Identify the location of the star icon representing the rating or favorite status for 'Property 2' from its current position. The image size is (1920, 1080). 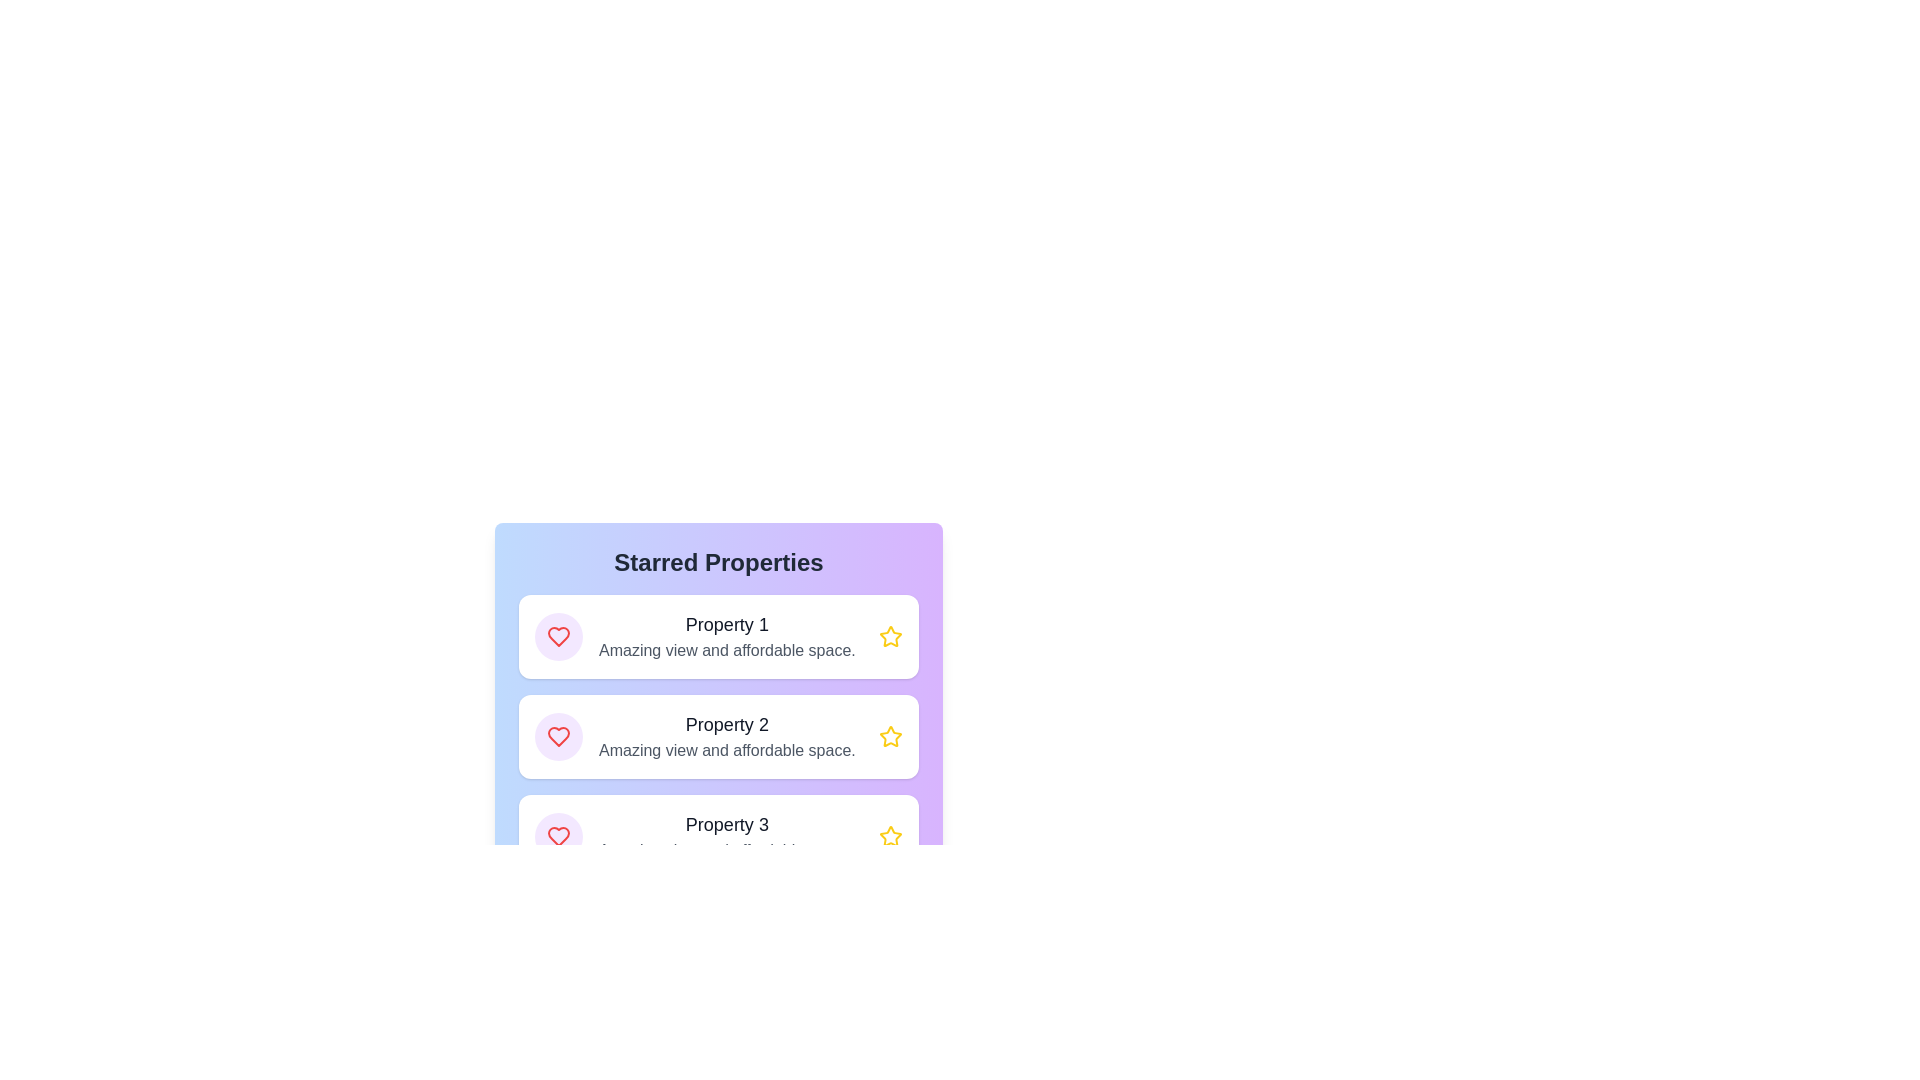
(890, 736).